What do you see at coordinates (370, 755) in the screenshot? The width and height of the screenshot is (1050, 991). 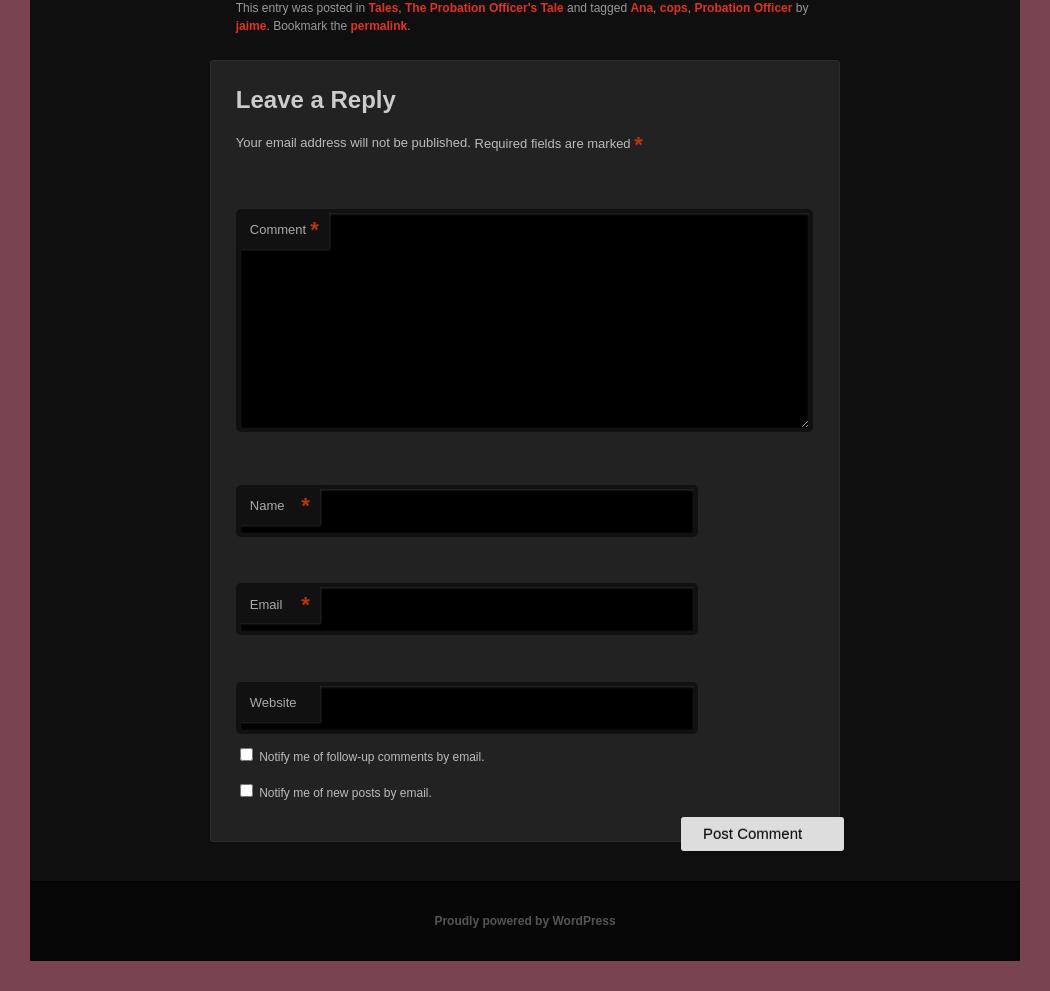 I see `'Notify me of follow-up comments by email.'` at bounding box center [370, 755].